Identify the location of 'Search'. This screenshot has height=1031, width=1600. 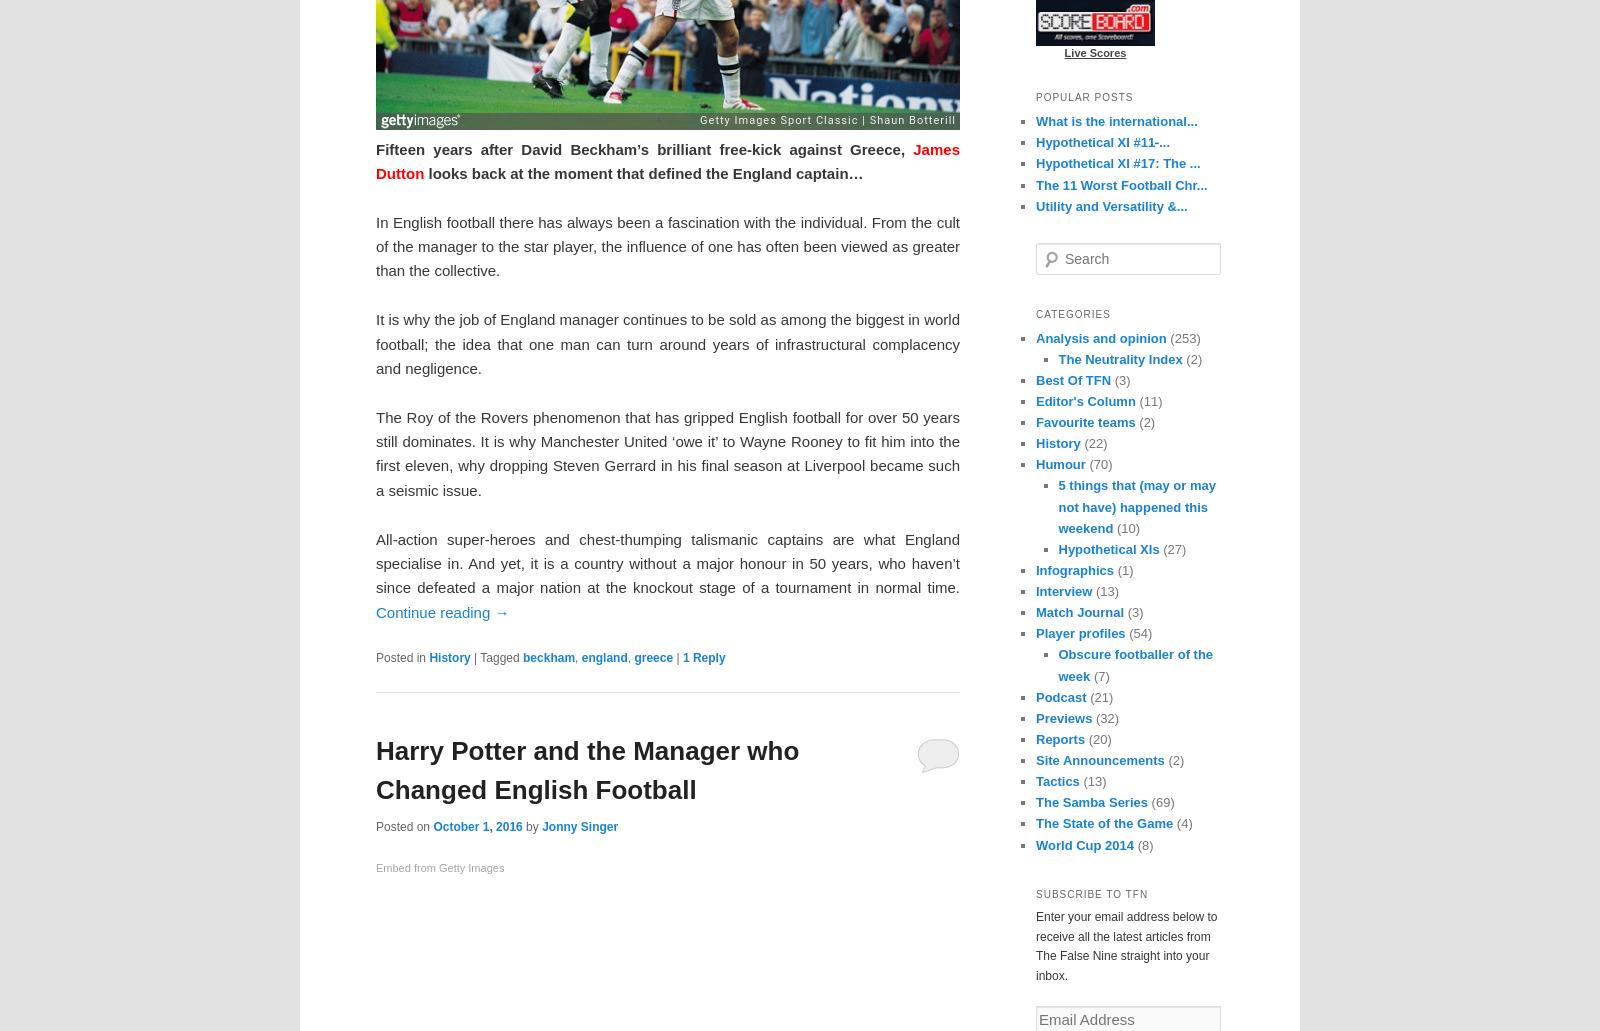
(1055, 251).